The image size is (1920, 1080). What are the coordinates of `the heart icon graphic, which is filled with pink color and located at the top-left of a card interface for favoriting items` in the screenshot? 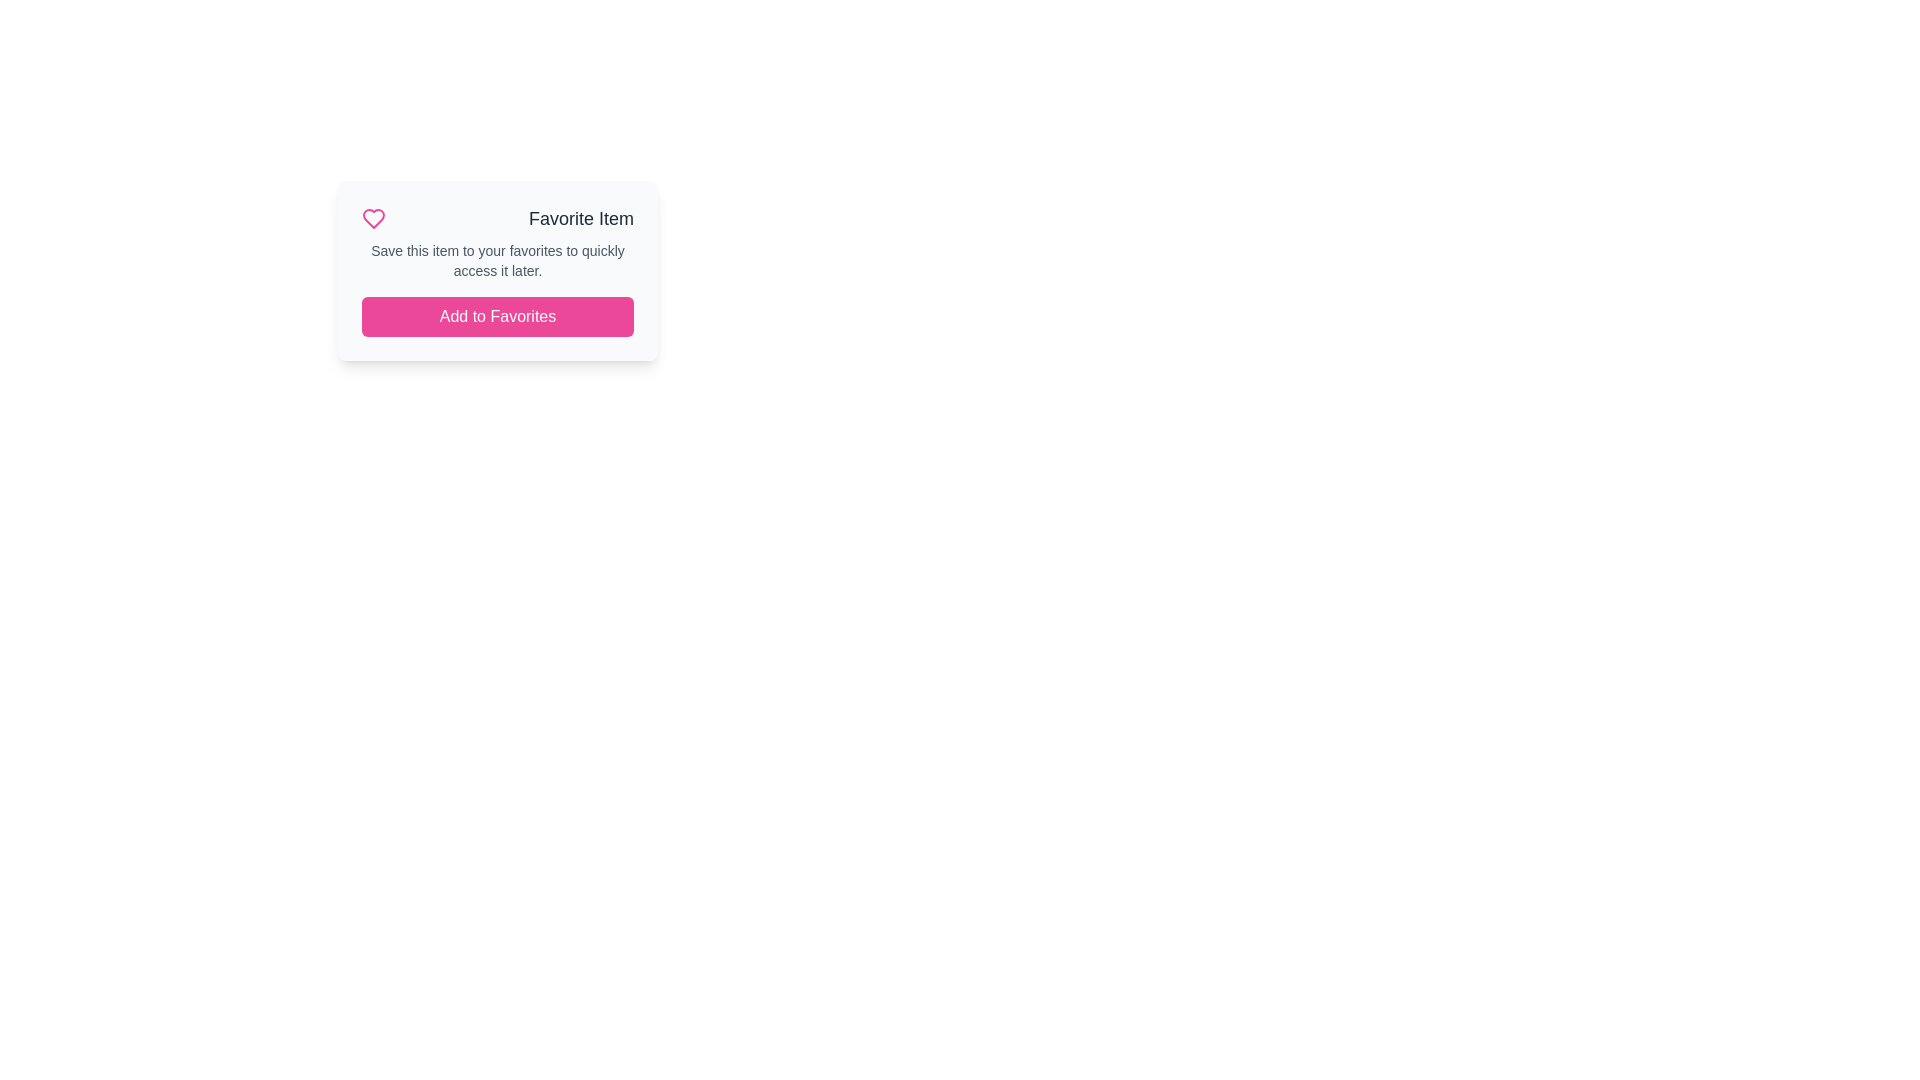 It's located at (374, 219).